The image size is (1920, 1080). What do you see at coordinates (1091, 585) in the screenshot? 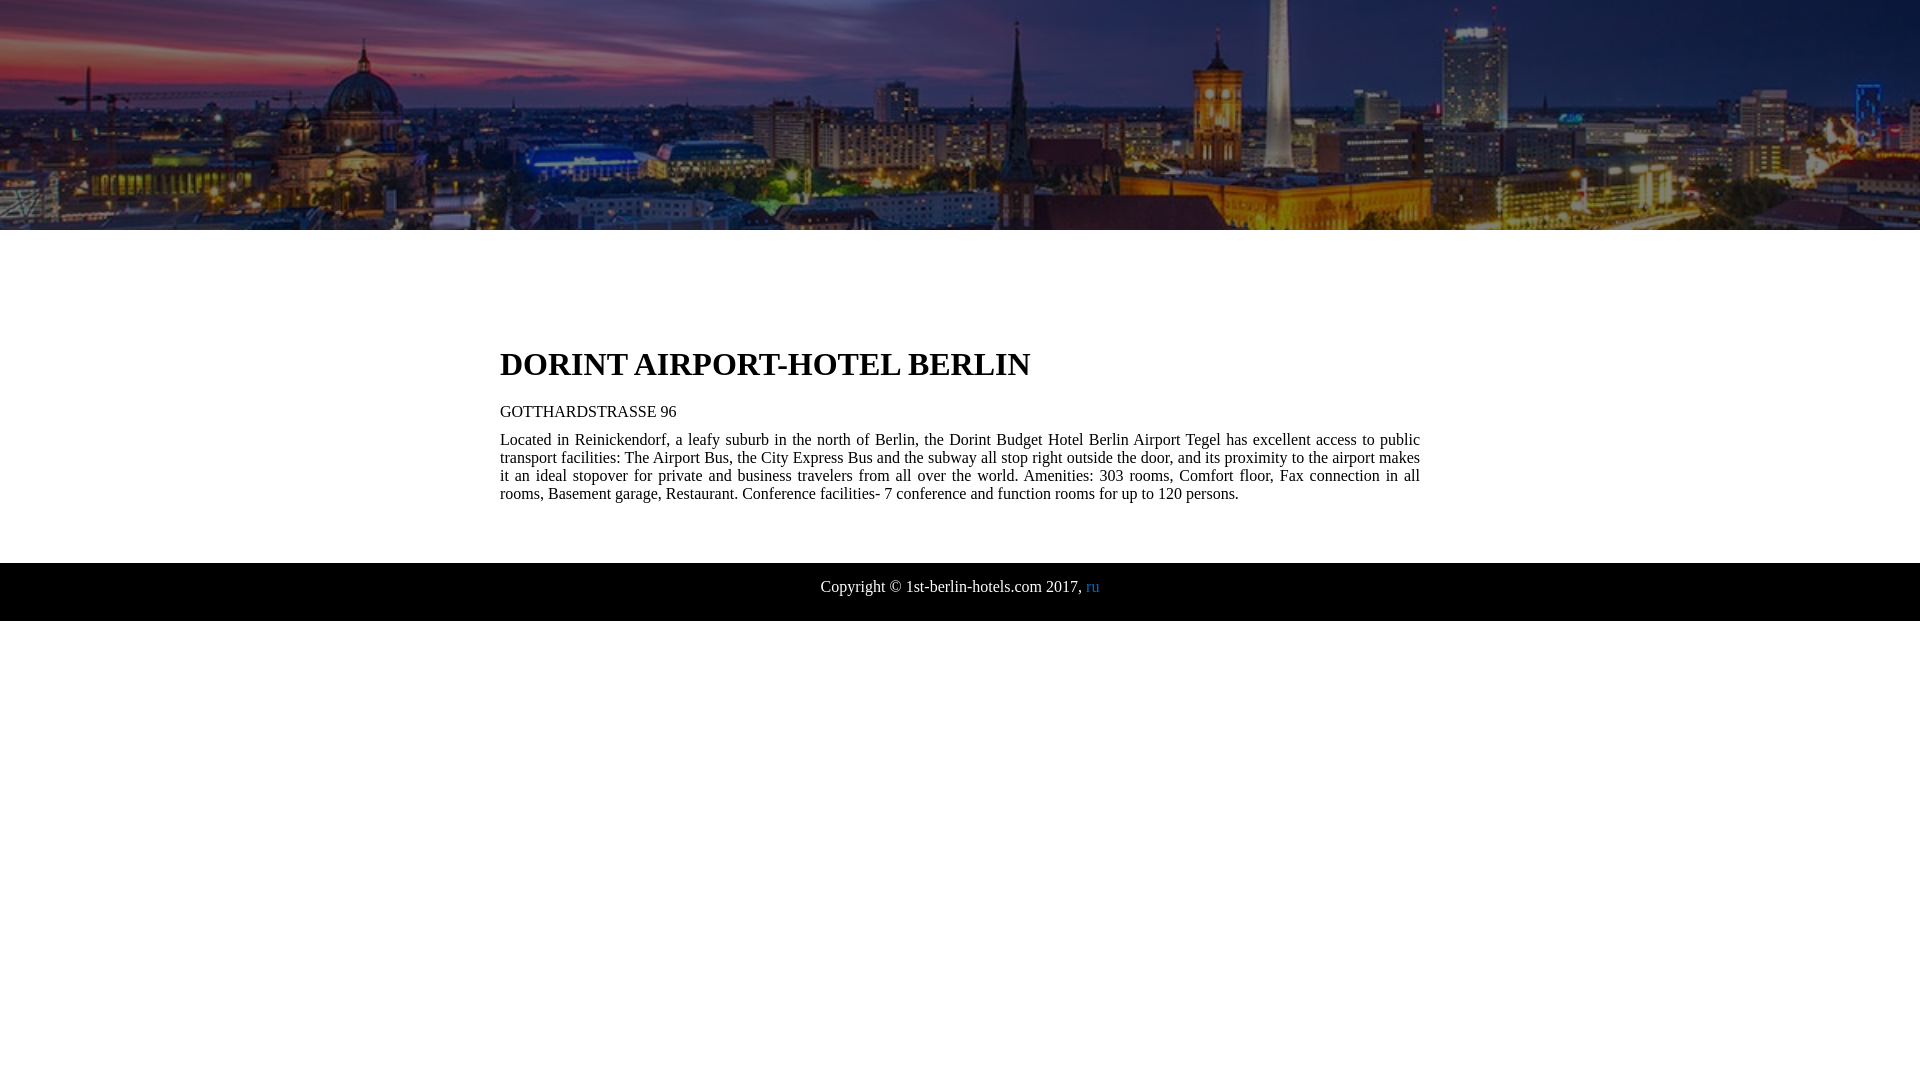
I see `'ru'` at bounding box center [1091, 585].